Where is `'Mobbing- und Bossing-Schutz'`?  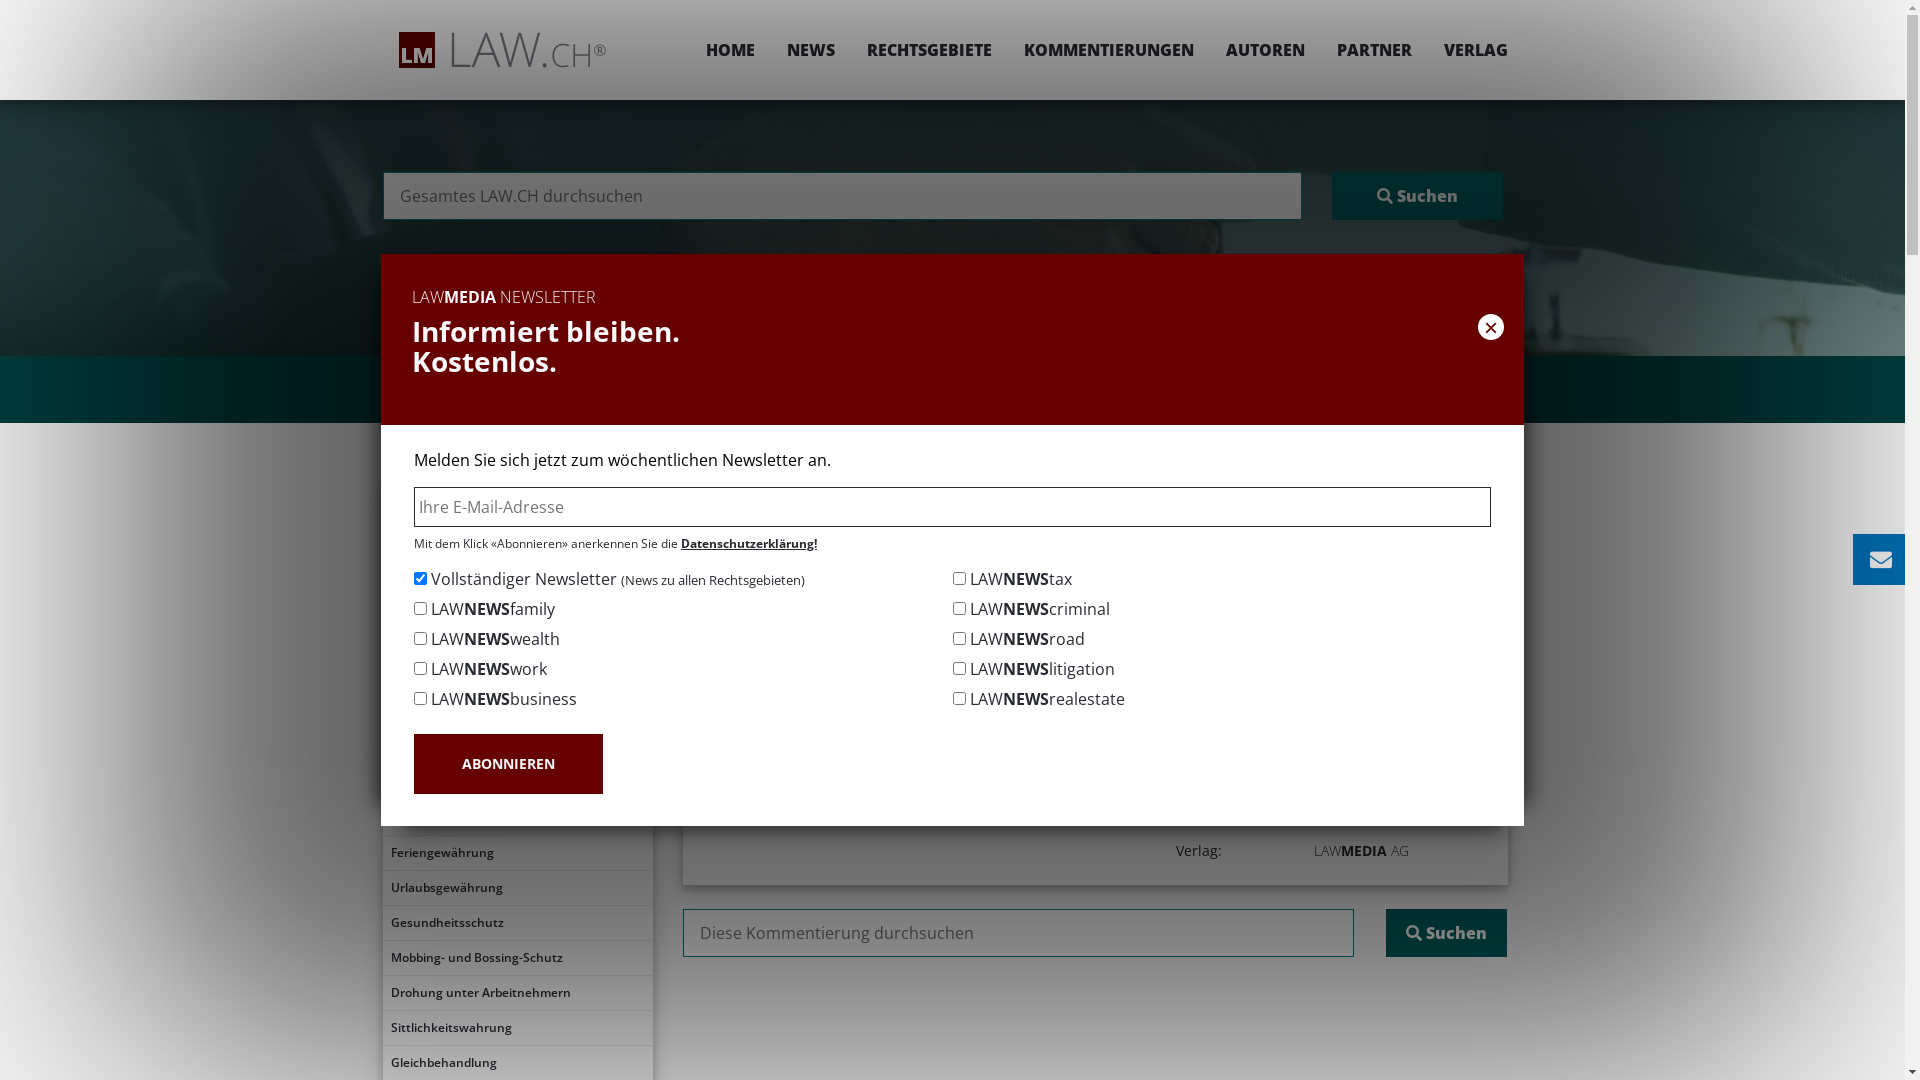 'Mobbing- und Bossing-Schutz' is located at coordinates (517, 956).